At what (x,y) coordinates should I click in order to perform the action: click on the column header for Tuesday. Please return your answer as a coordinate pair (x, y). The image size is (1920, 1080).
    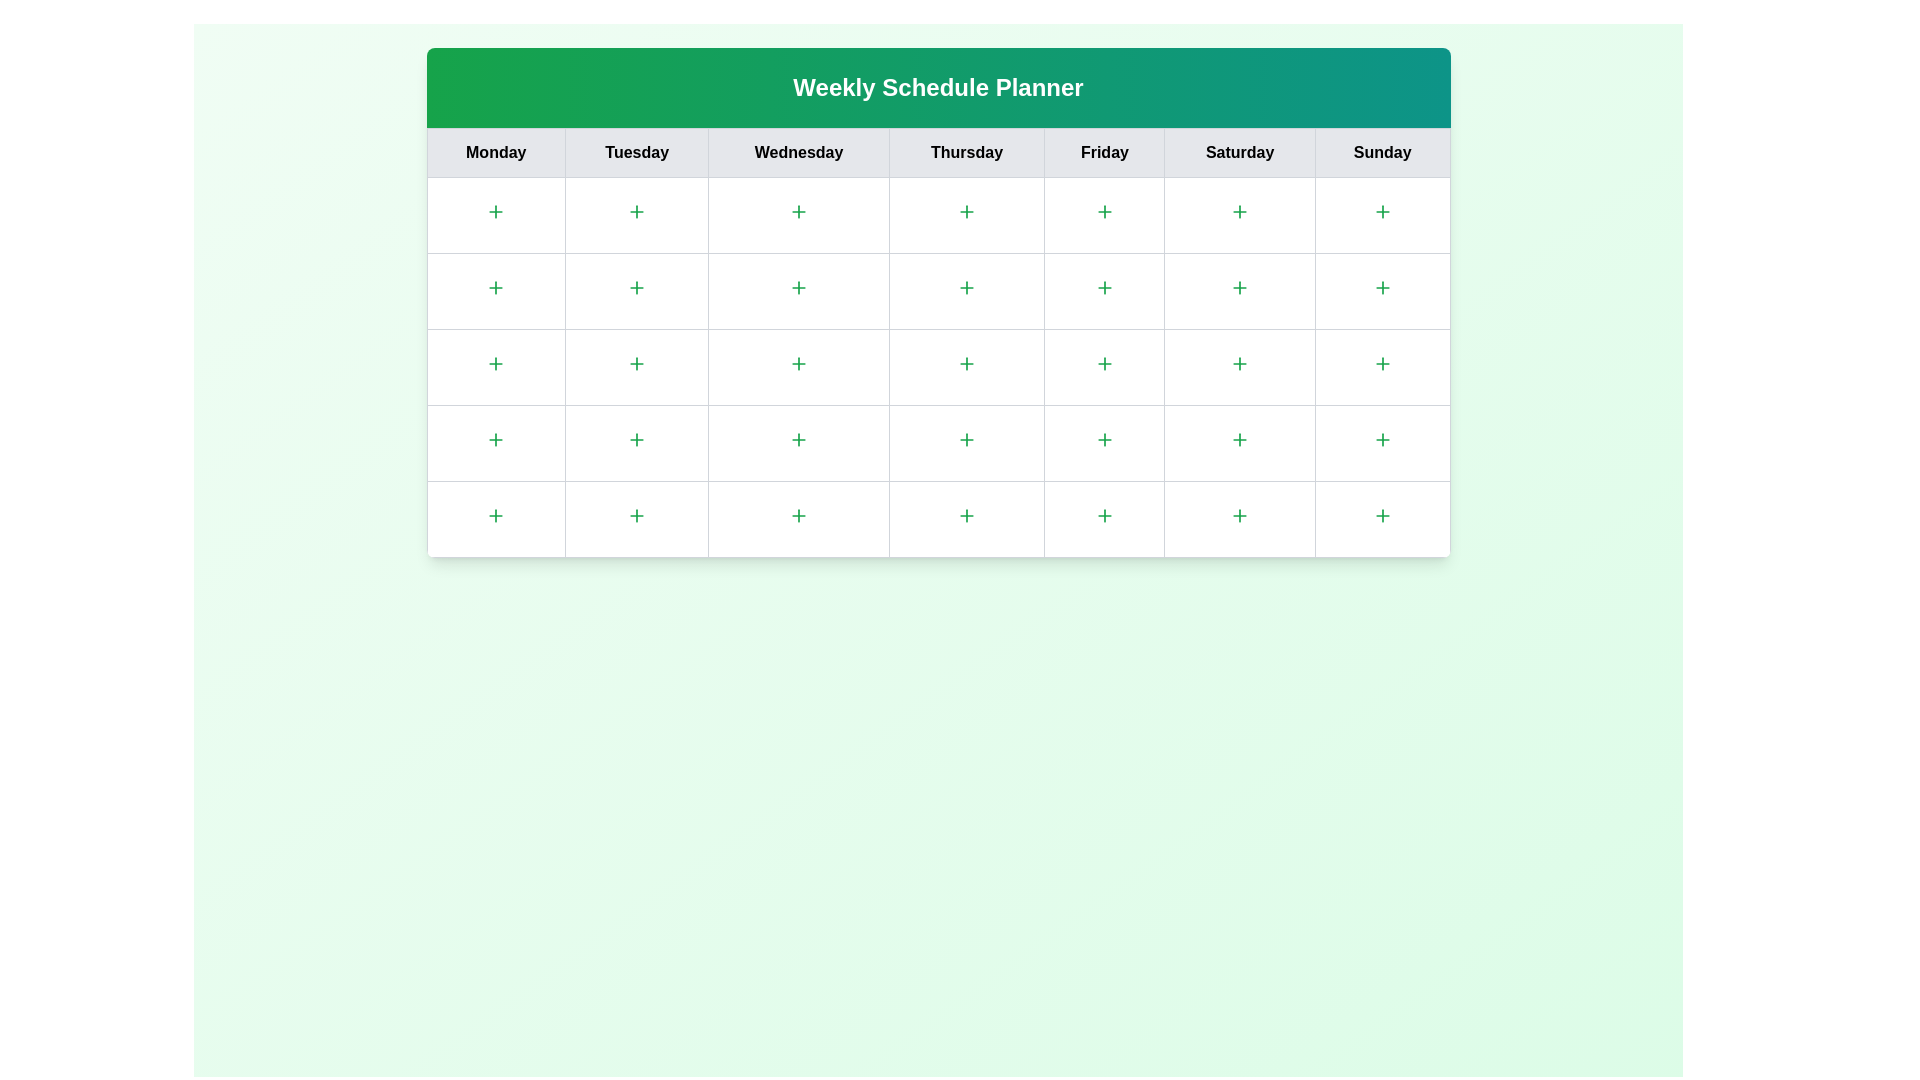
    Looking at the image, I should click on (636, 152).